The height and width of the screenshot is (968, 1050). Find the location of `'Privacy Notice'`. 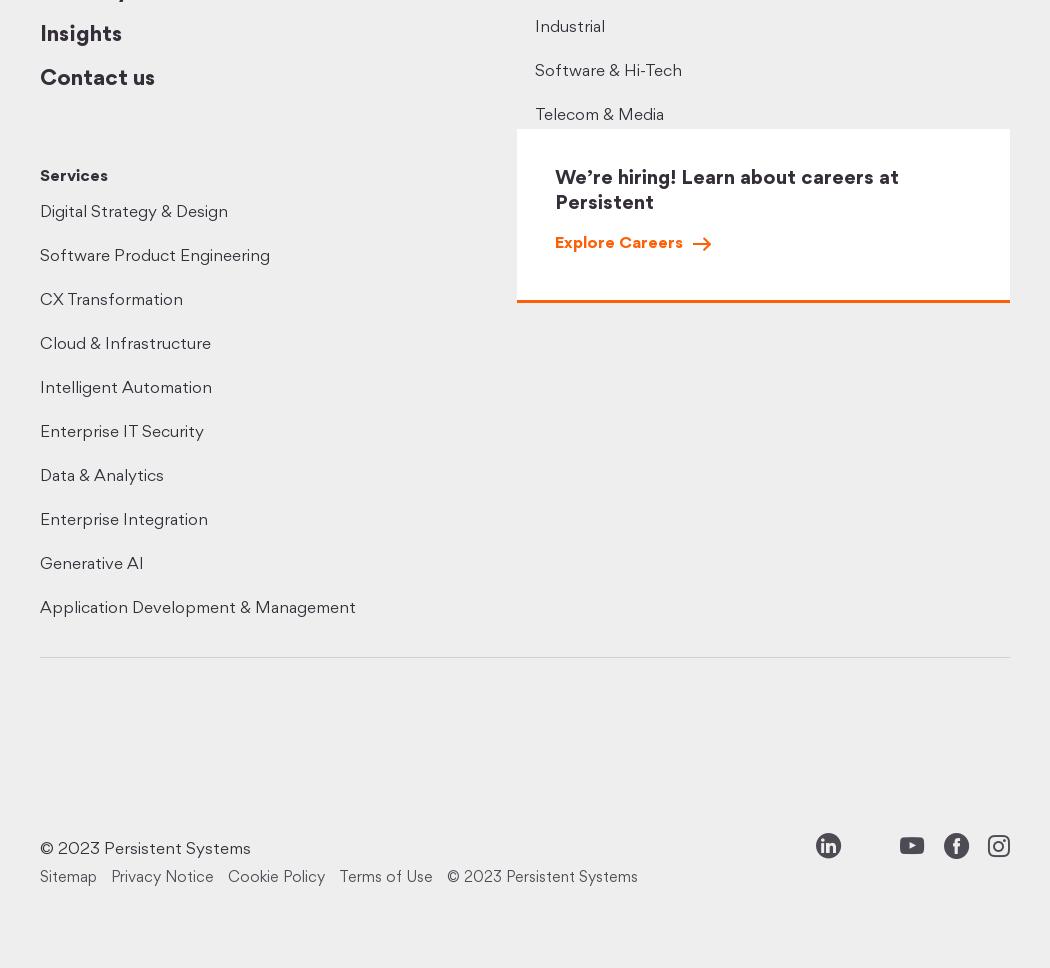

'Privacy Notice' is located at coordinates (162, 877).